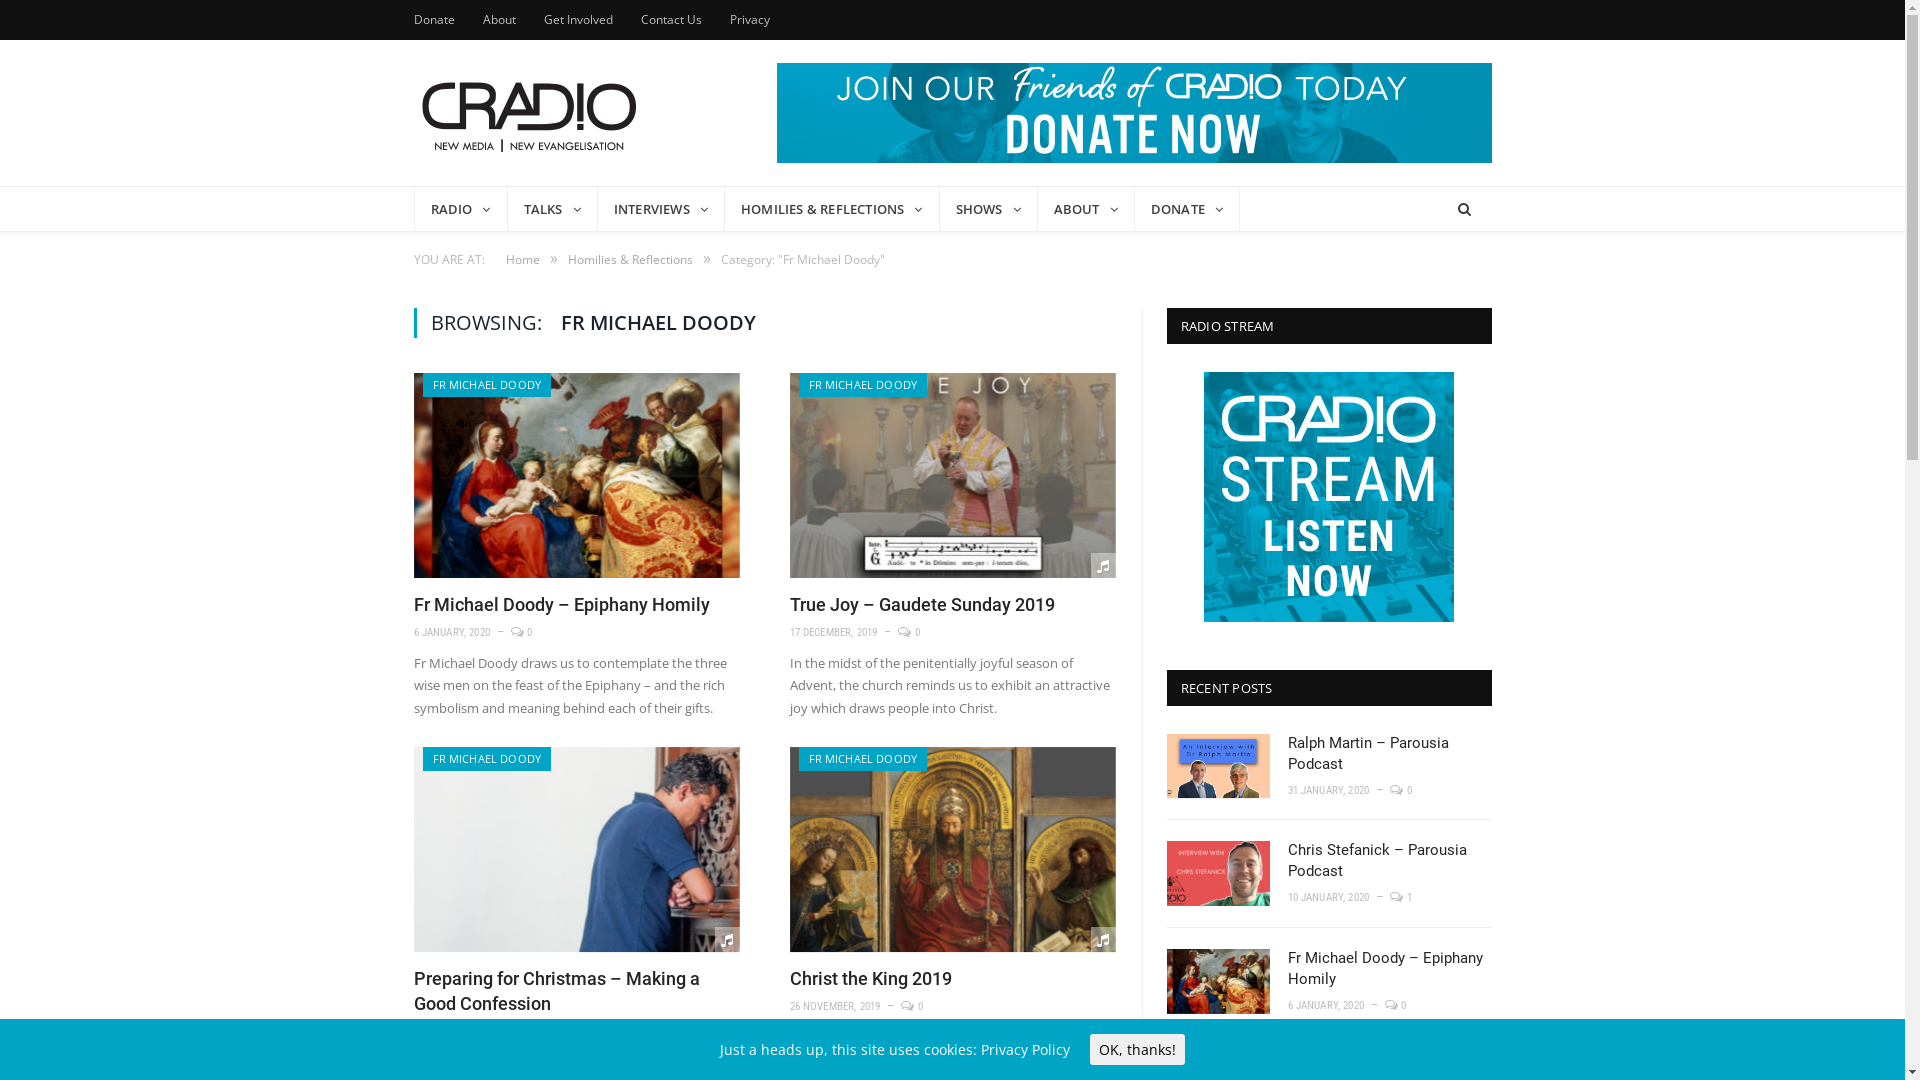 The image size is (1920, 1080). What do you see at coordinates (1463, 209) in the screenshot?
I see `'Search'` at bounding box center [1463, 209].